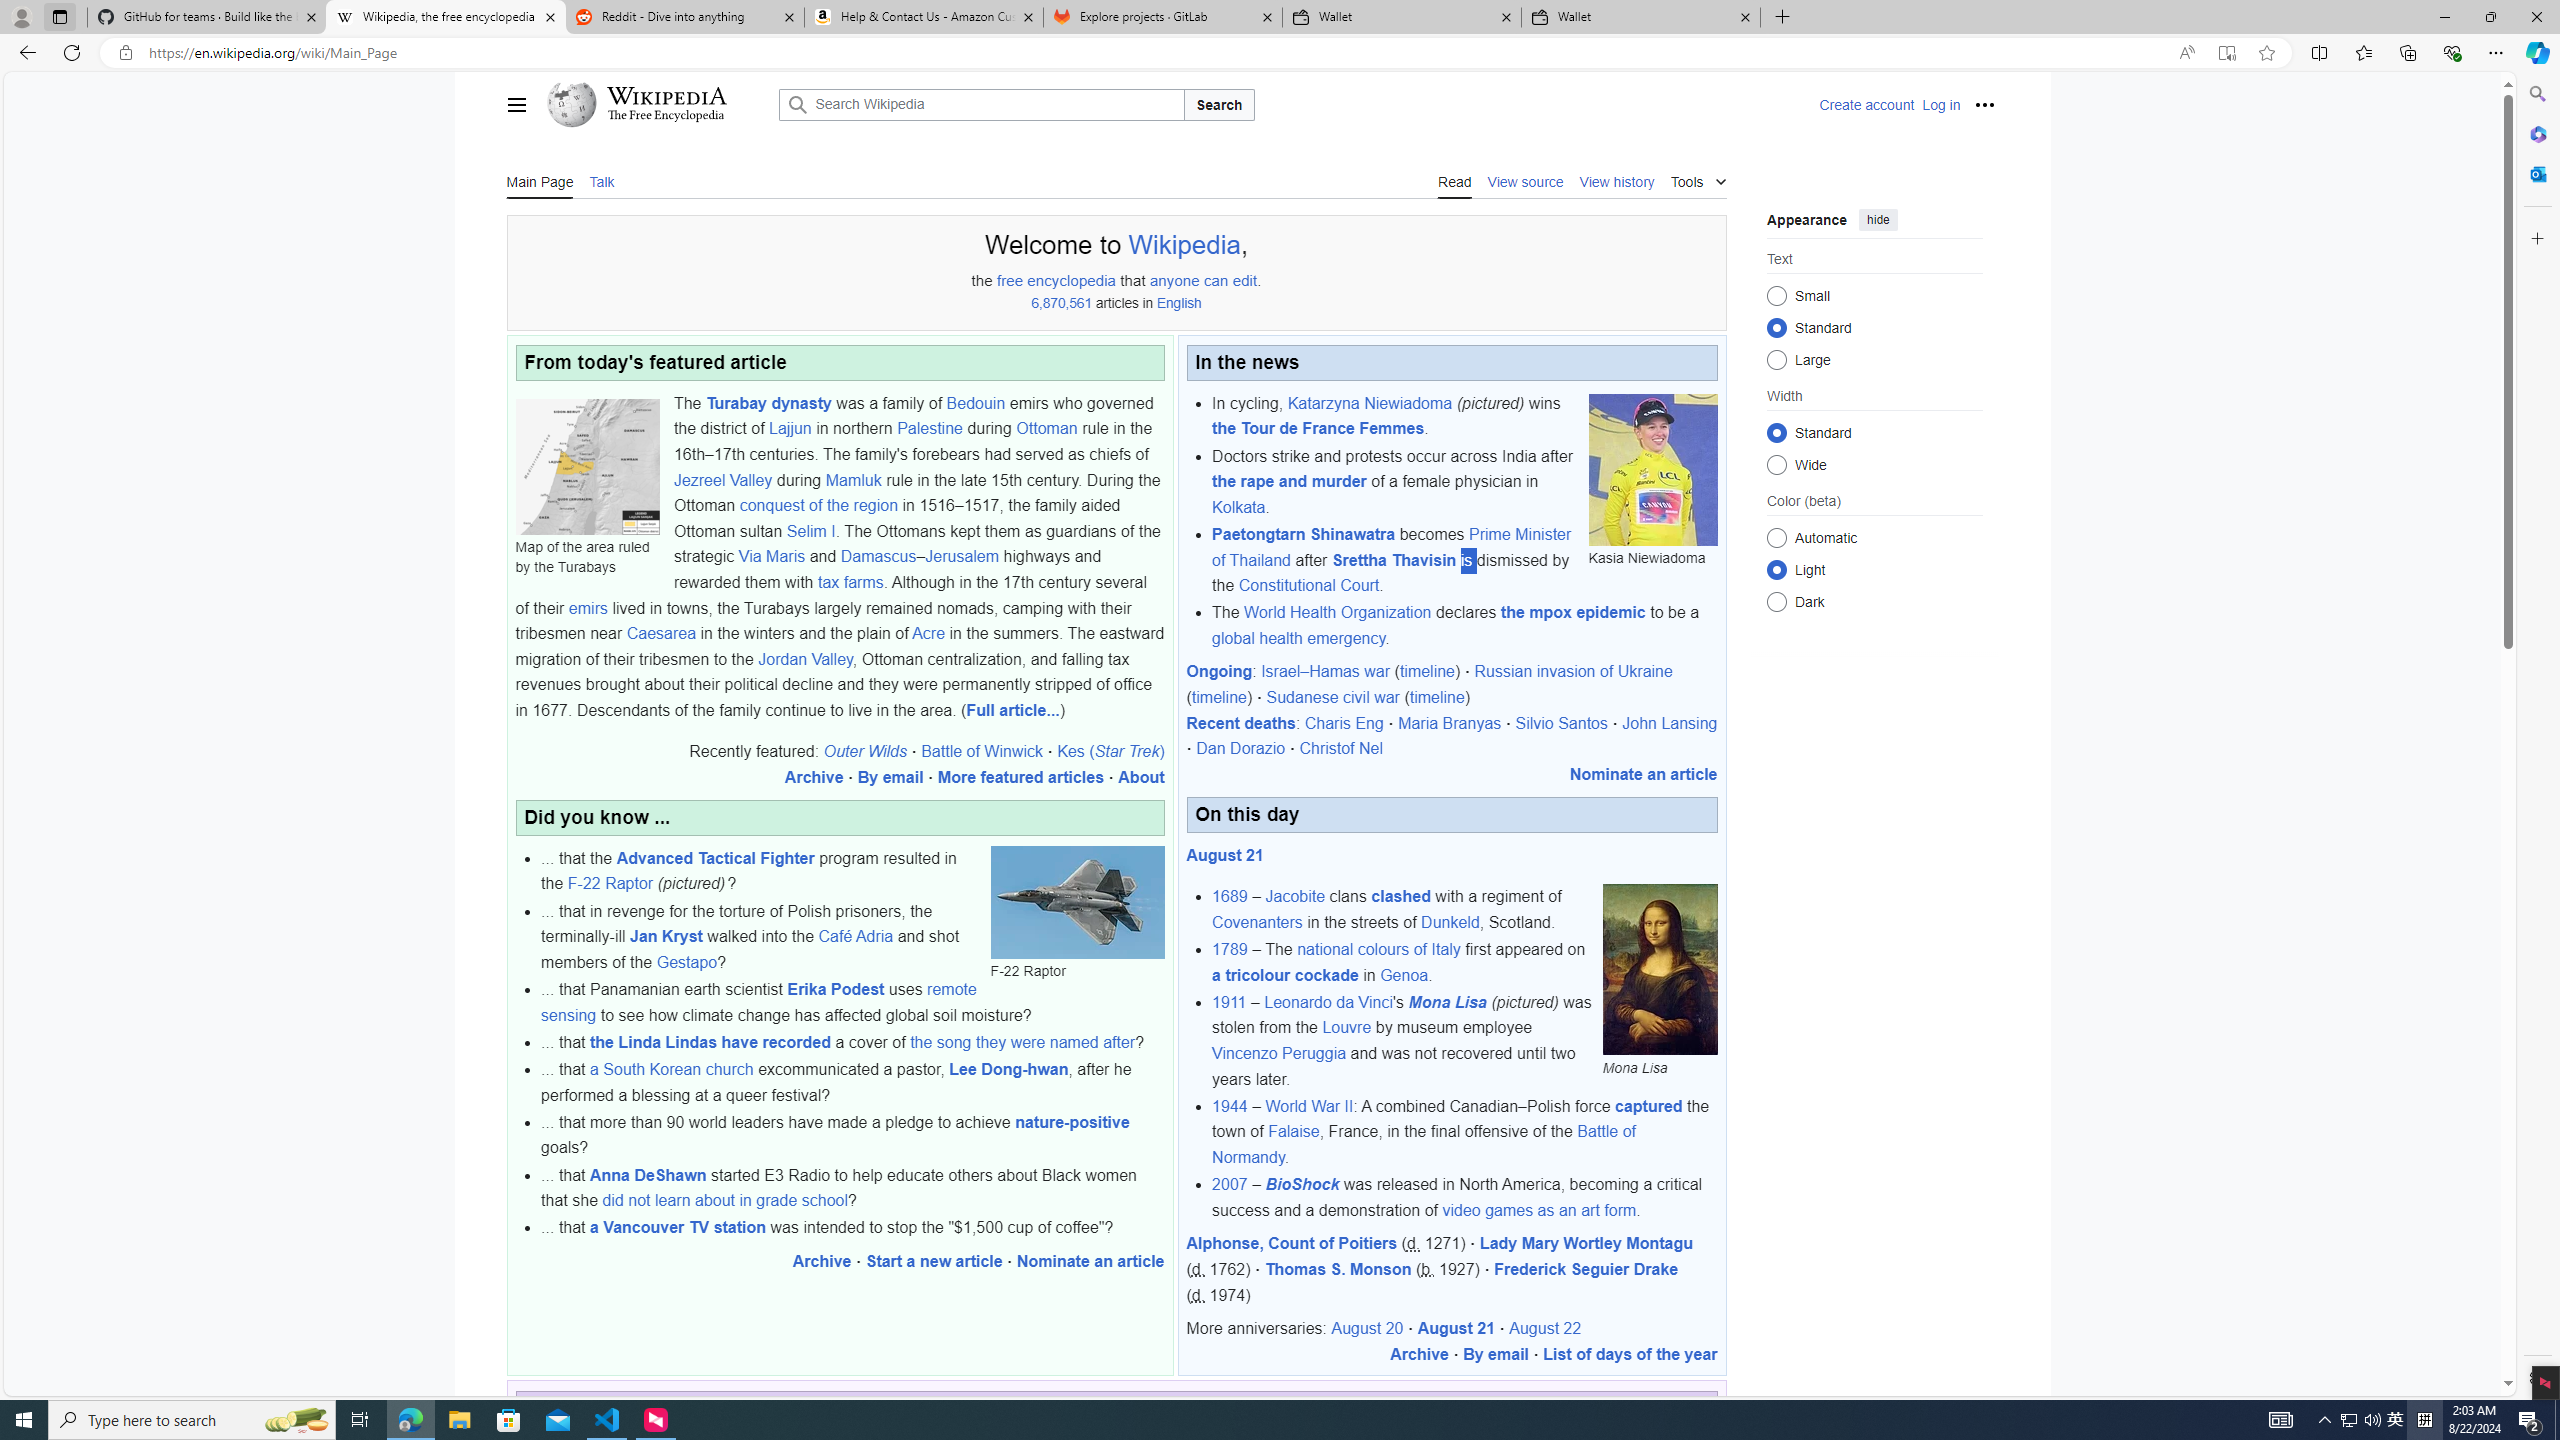 This screenshot has height=1440, width=2560. I want to click on 'Reddit - Dive into anything', so click(685, 16).